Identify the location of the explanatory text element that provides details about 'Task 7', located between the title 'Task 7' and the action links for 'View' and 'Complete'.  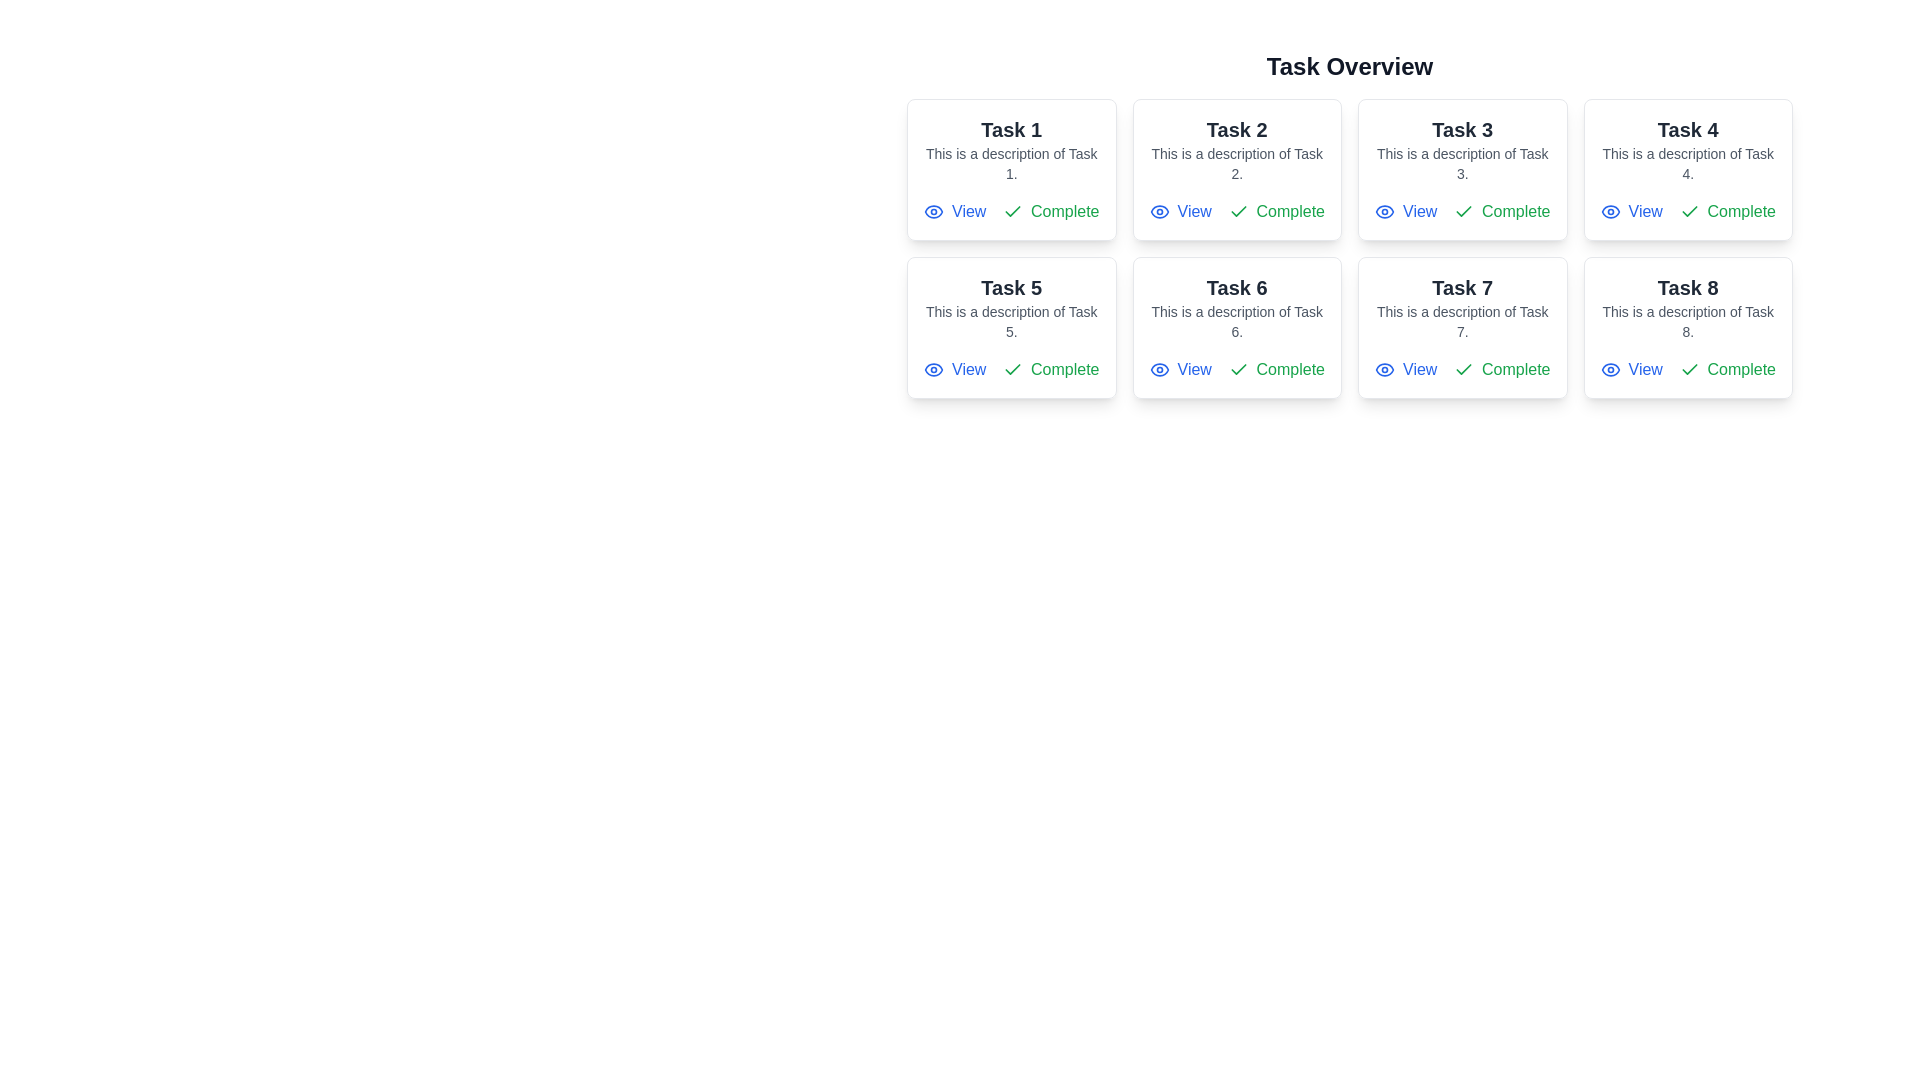
(1462, 320).